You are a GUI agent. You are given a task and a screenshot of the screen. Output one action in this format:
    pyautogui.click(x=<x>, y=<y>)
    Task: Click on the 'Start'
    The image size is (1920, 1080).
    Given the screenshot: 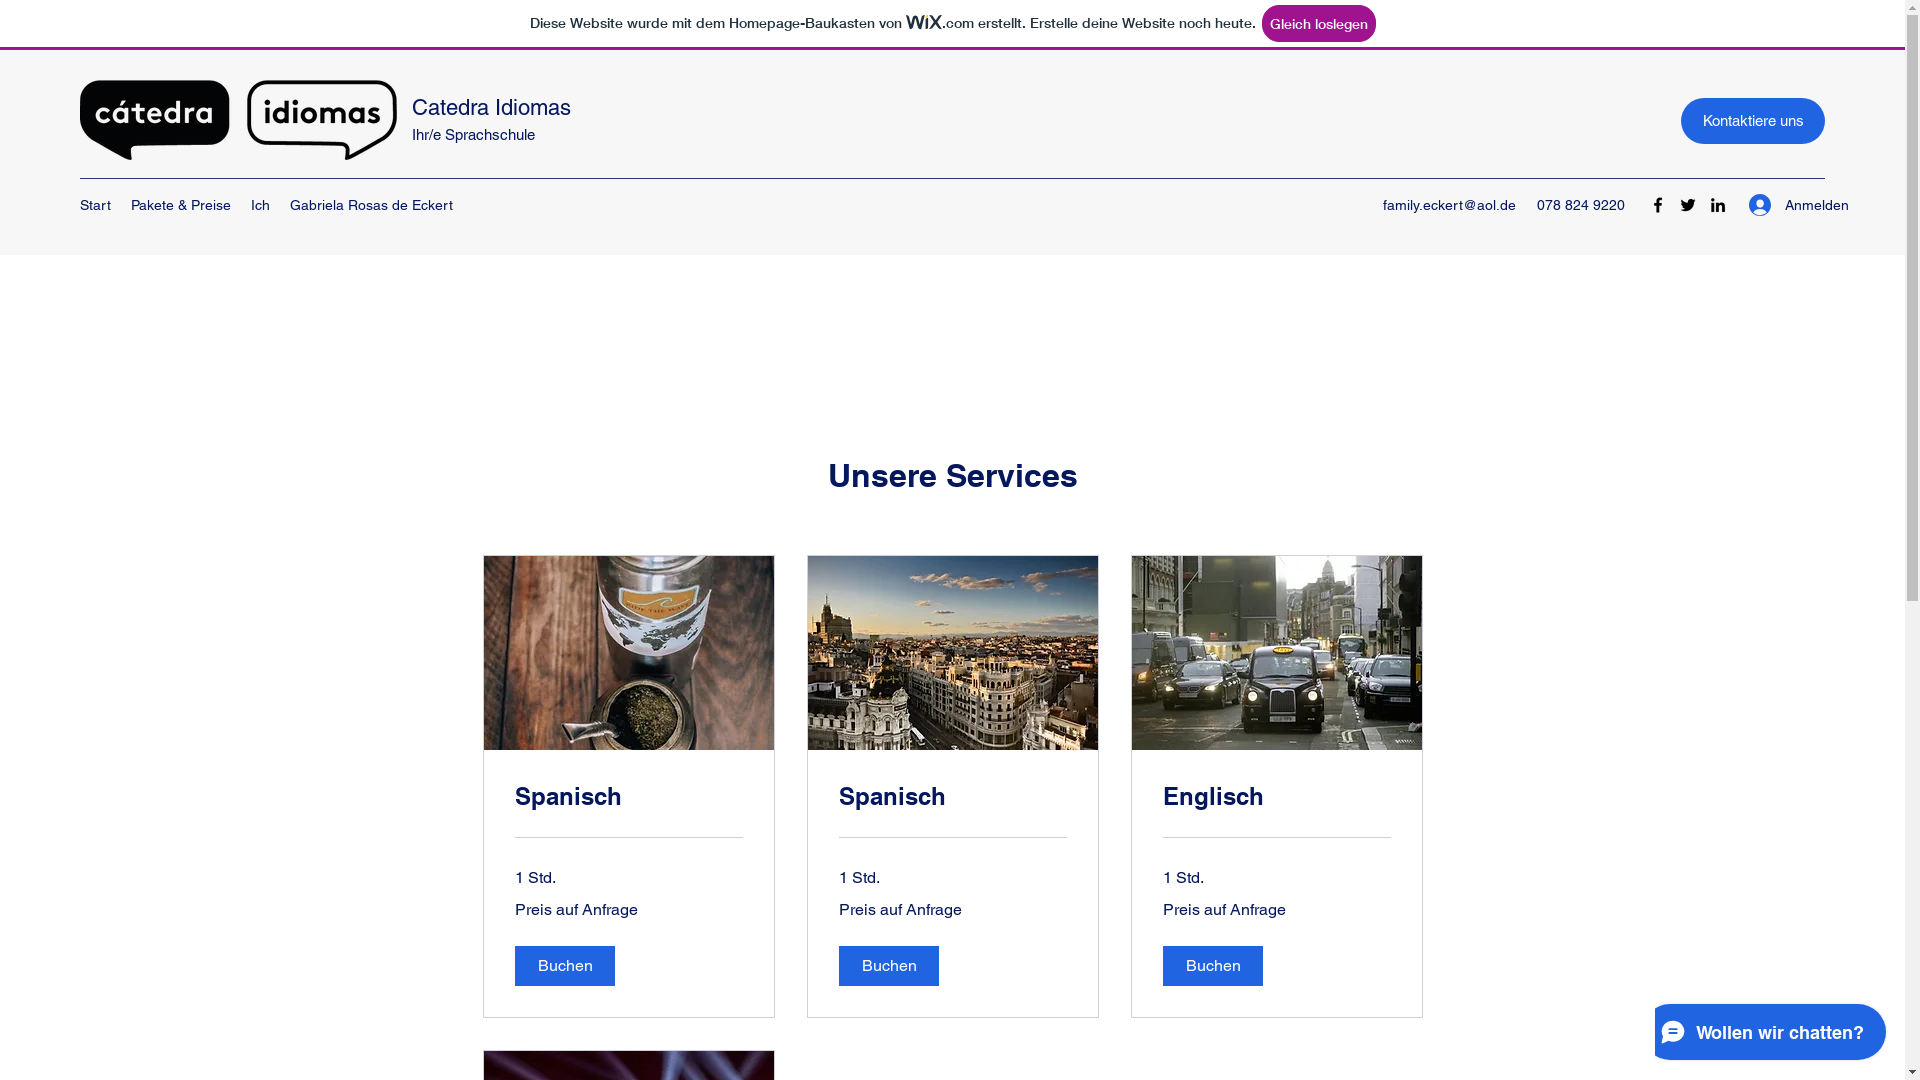 What is the action you would take?
    pyautogui.click(x=70, y=205)
    